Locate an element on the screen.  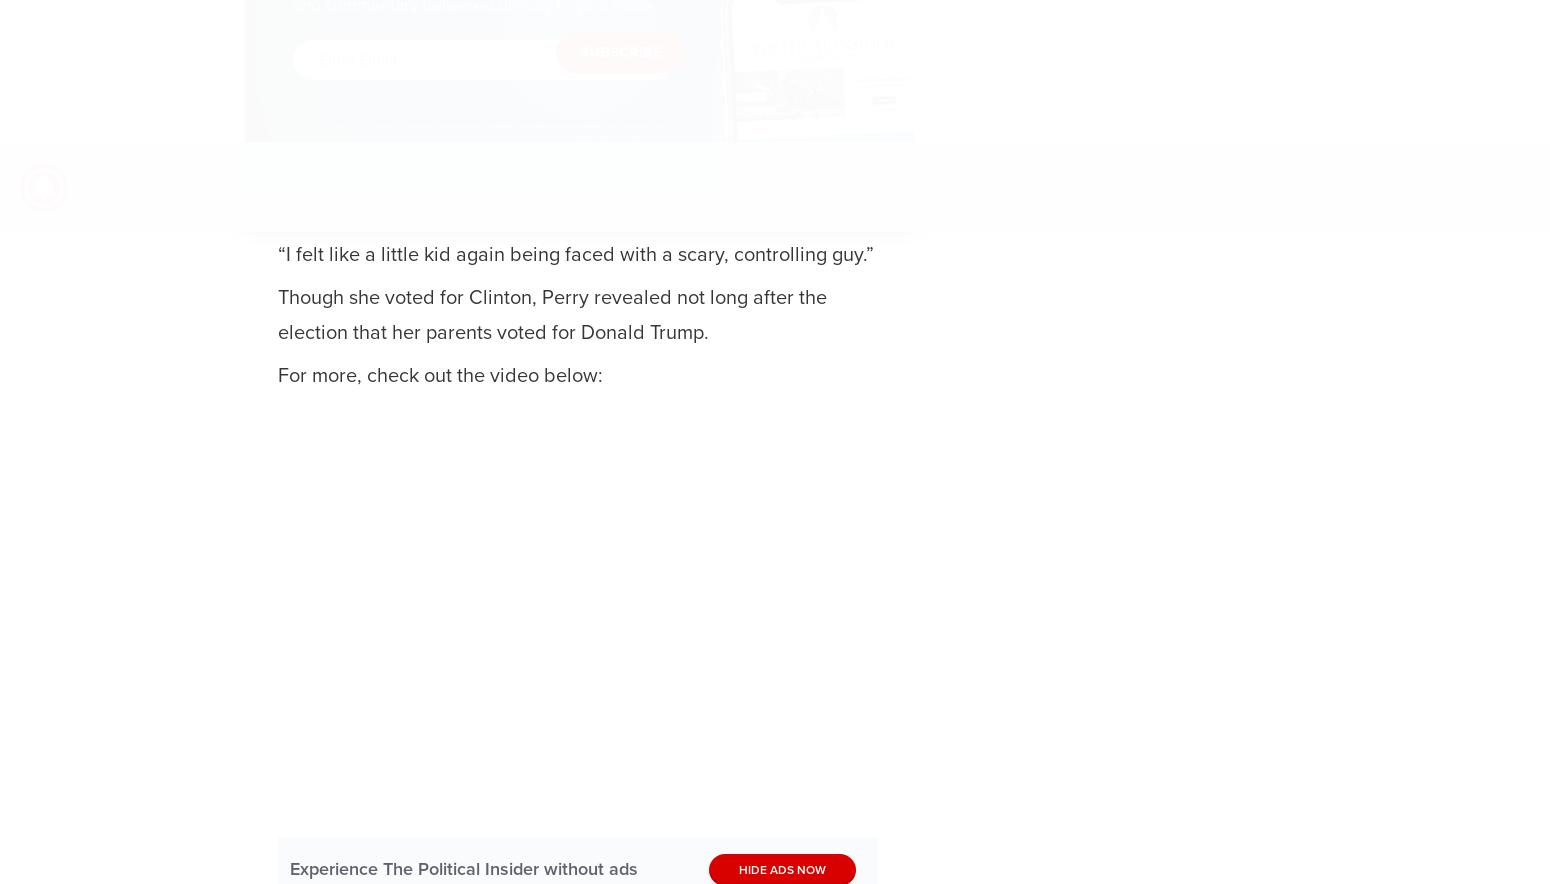
'. You further agree that the use of reCAPTCHA is subject to the' is located at coordinates (470, 143).